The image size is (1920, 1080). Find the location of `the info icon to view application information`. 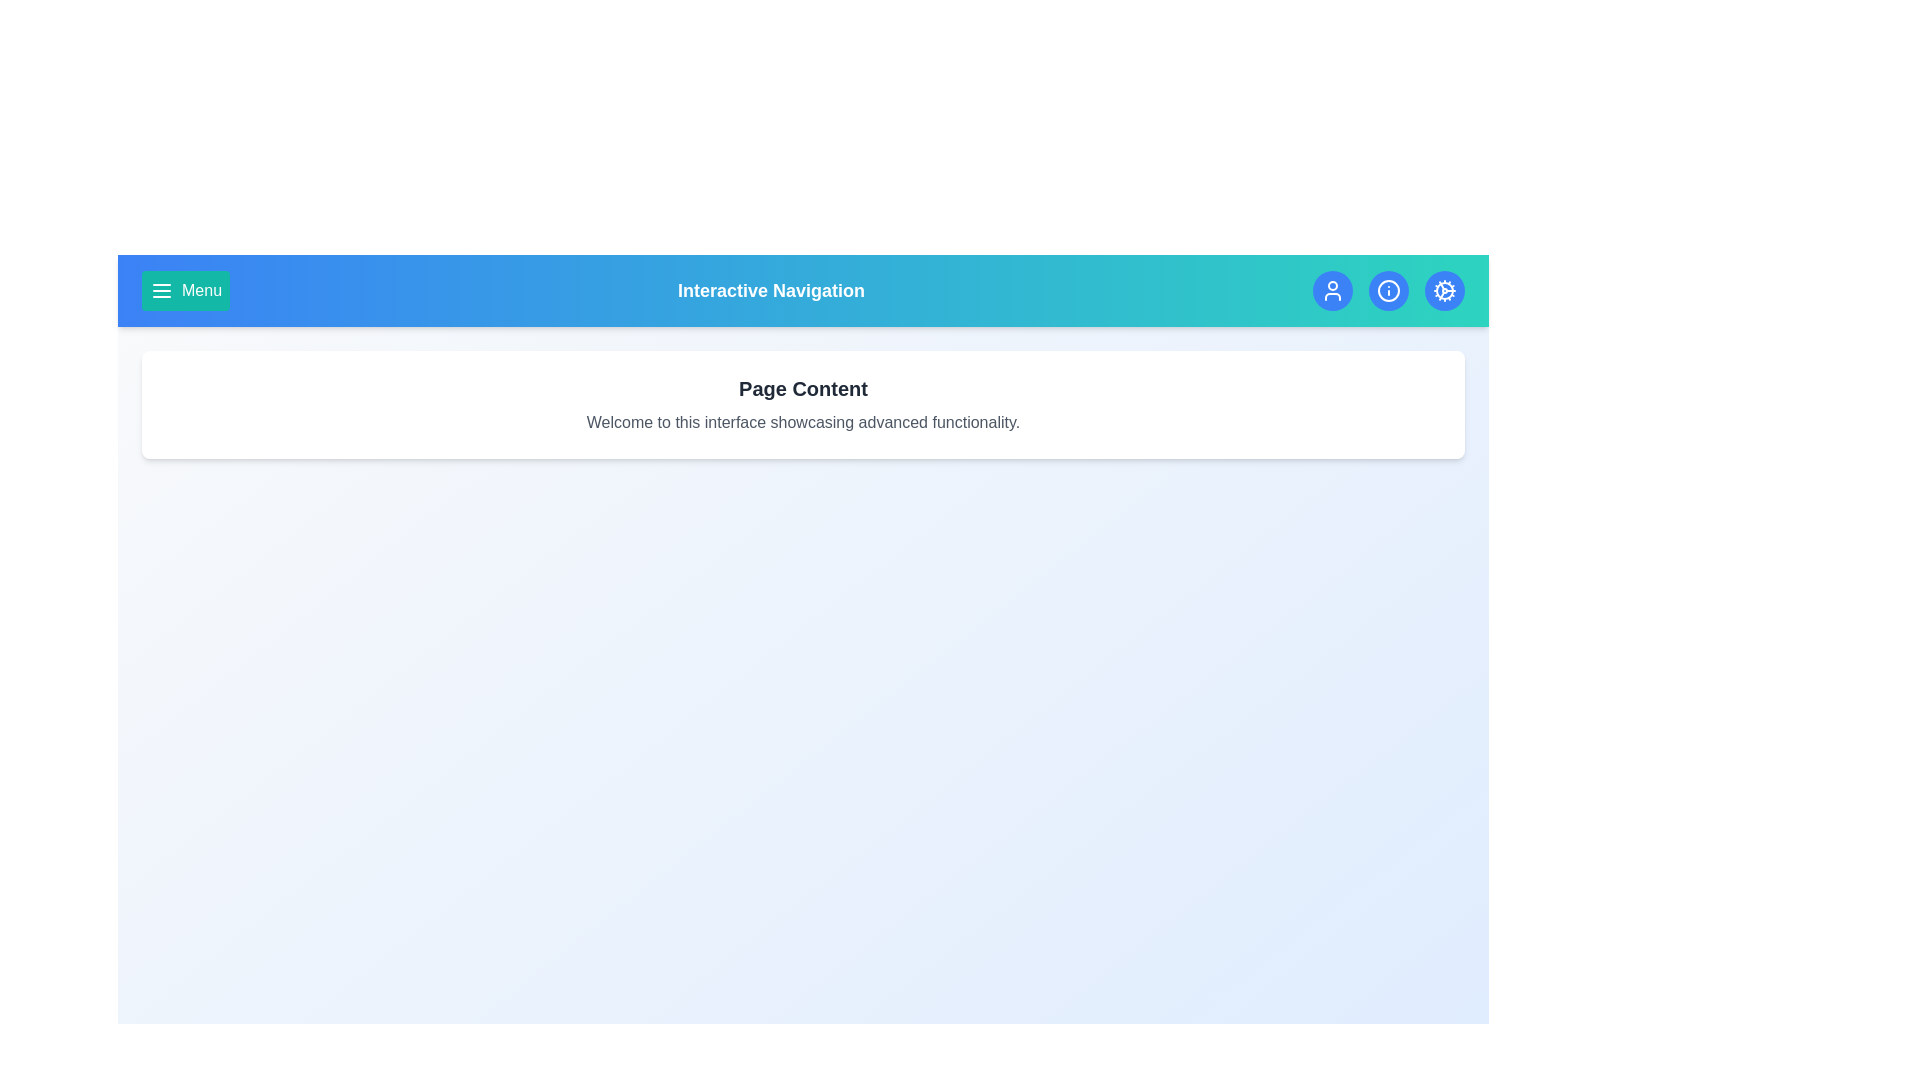

the info icon to view application information is located at coordinates (1387, 290).